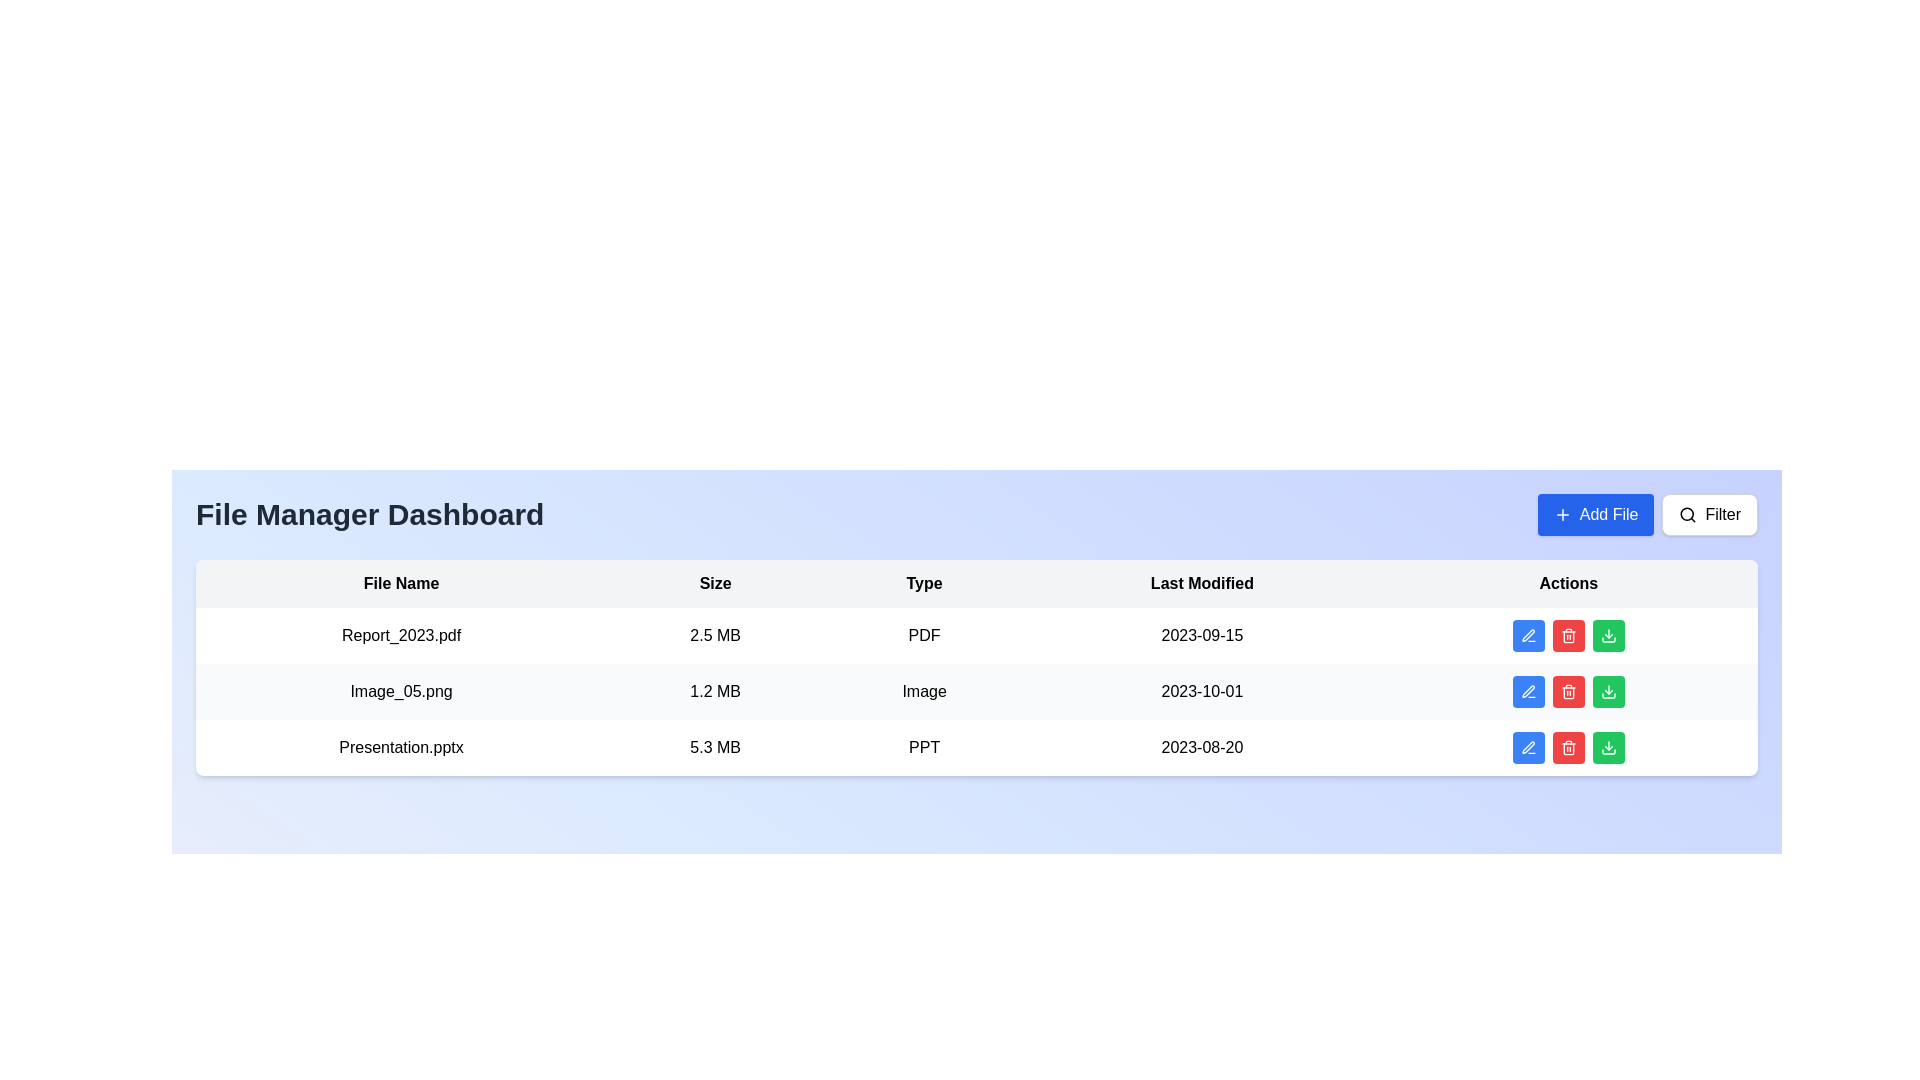 The width and height of the screenshot is (1920, 1080). What do you see at coordinates (923, 690) in the screenshot?
I see `the text label 'Image' located in the second row of the table under the column labeled 'Type'` at bounding box center [923, 690].